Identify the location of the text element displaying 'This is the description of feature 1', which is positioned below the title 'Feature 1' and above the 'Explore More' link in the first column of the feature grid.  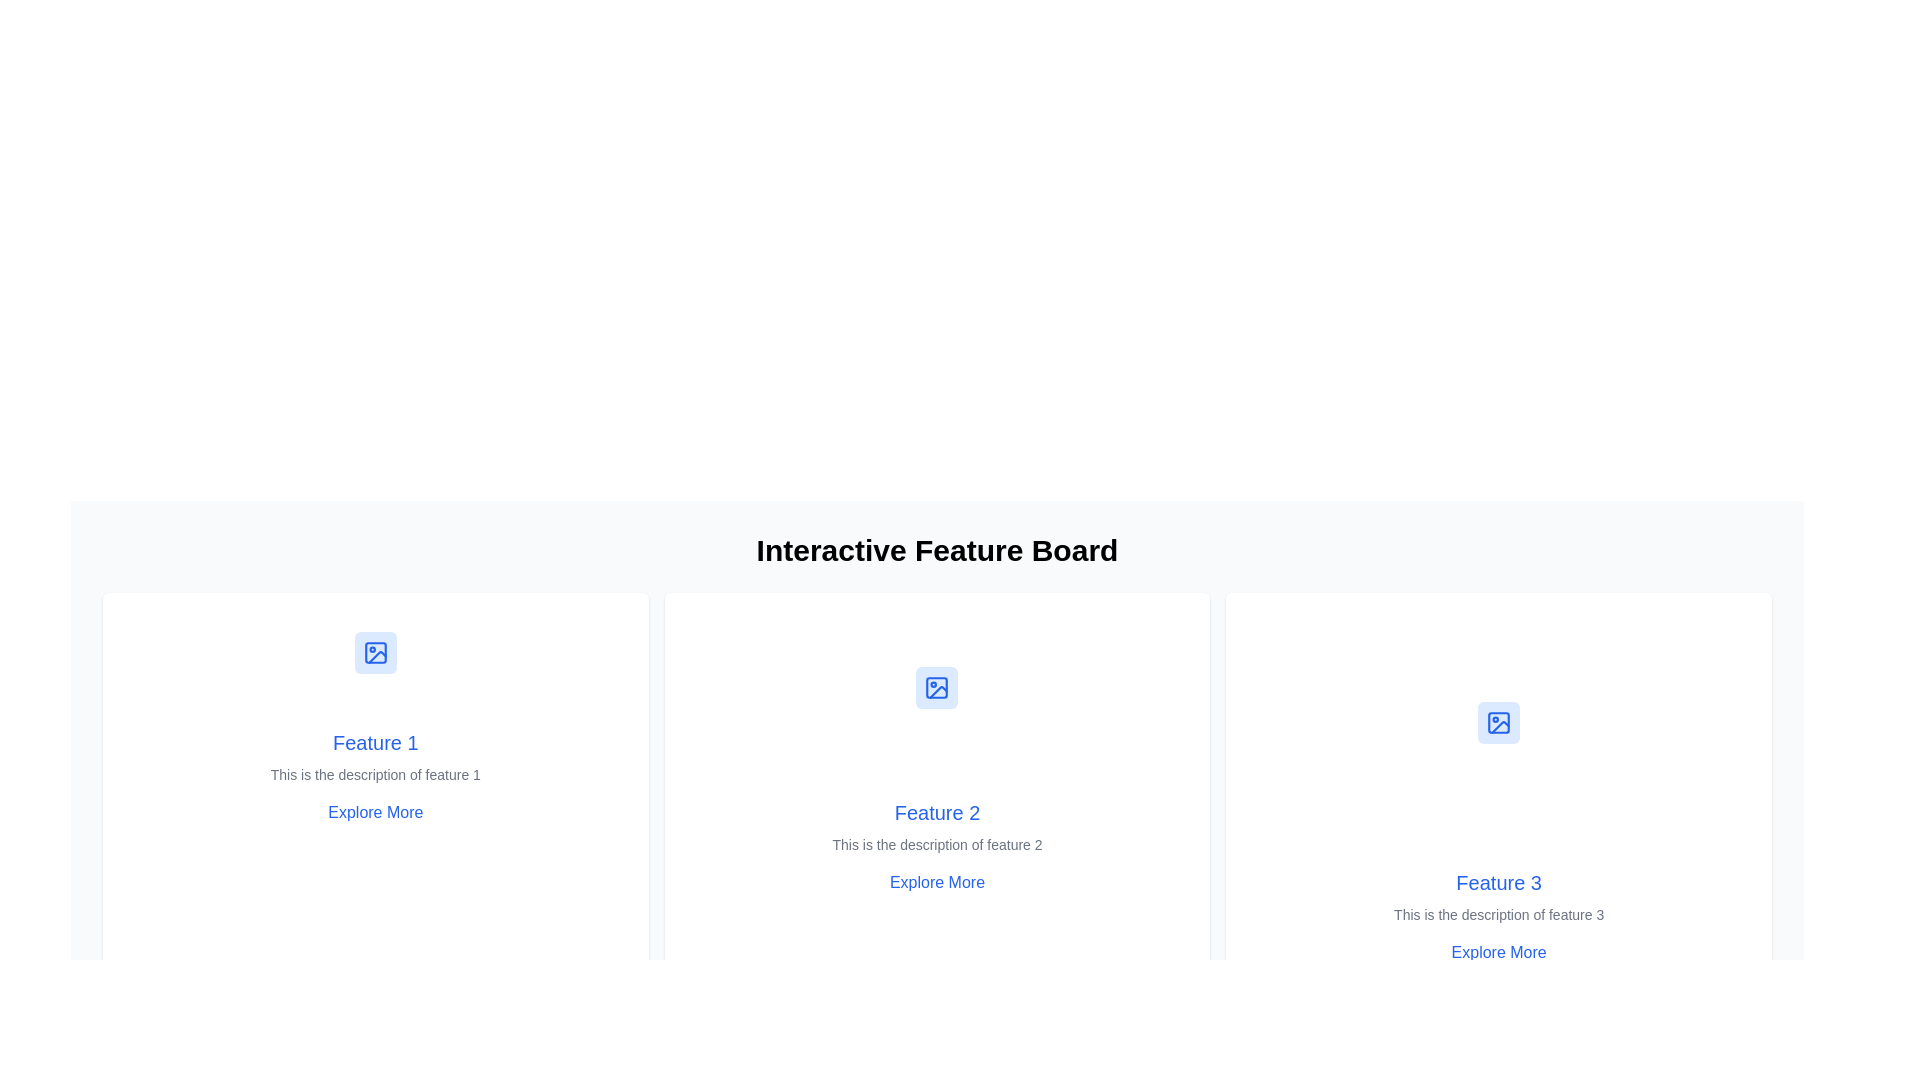
(375, 774).